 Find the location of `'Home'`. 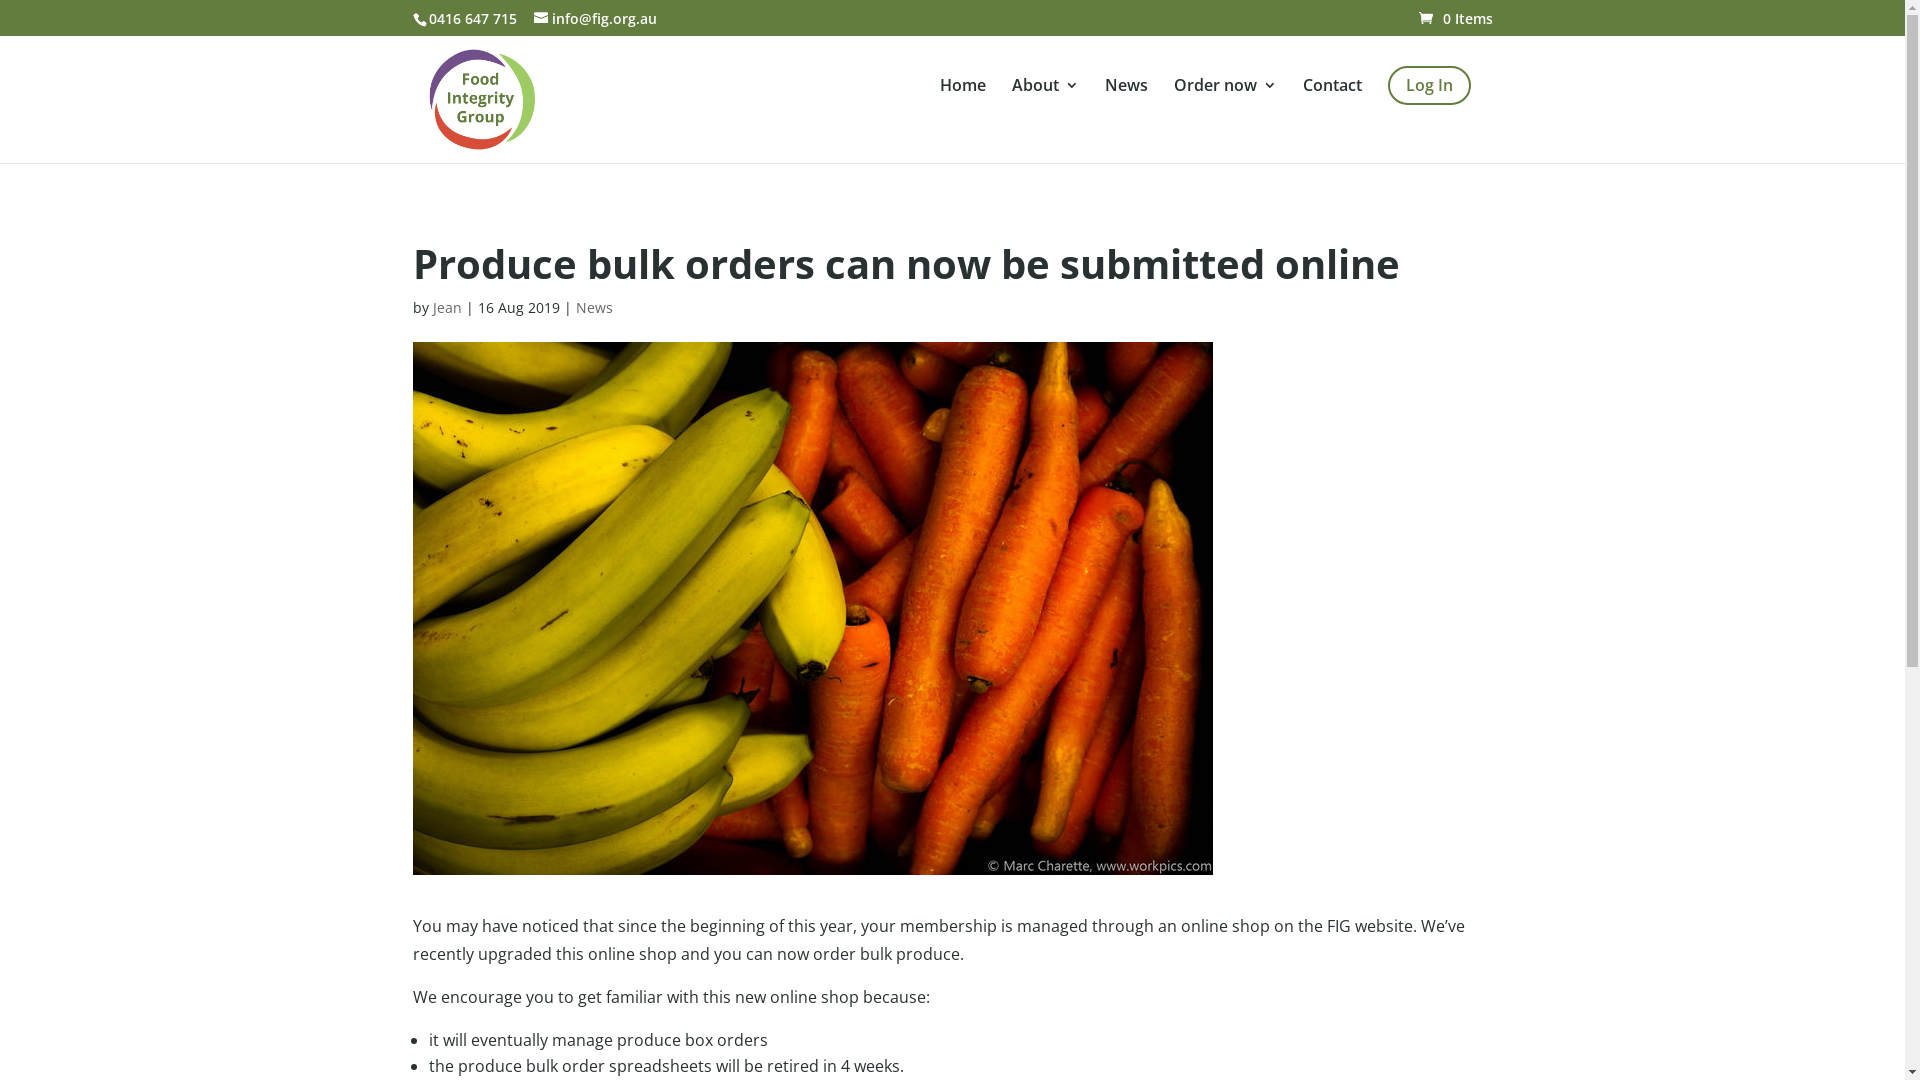

'Home' is located at coordinates (963, 100).